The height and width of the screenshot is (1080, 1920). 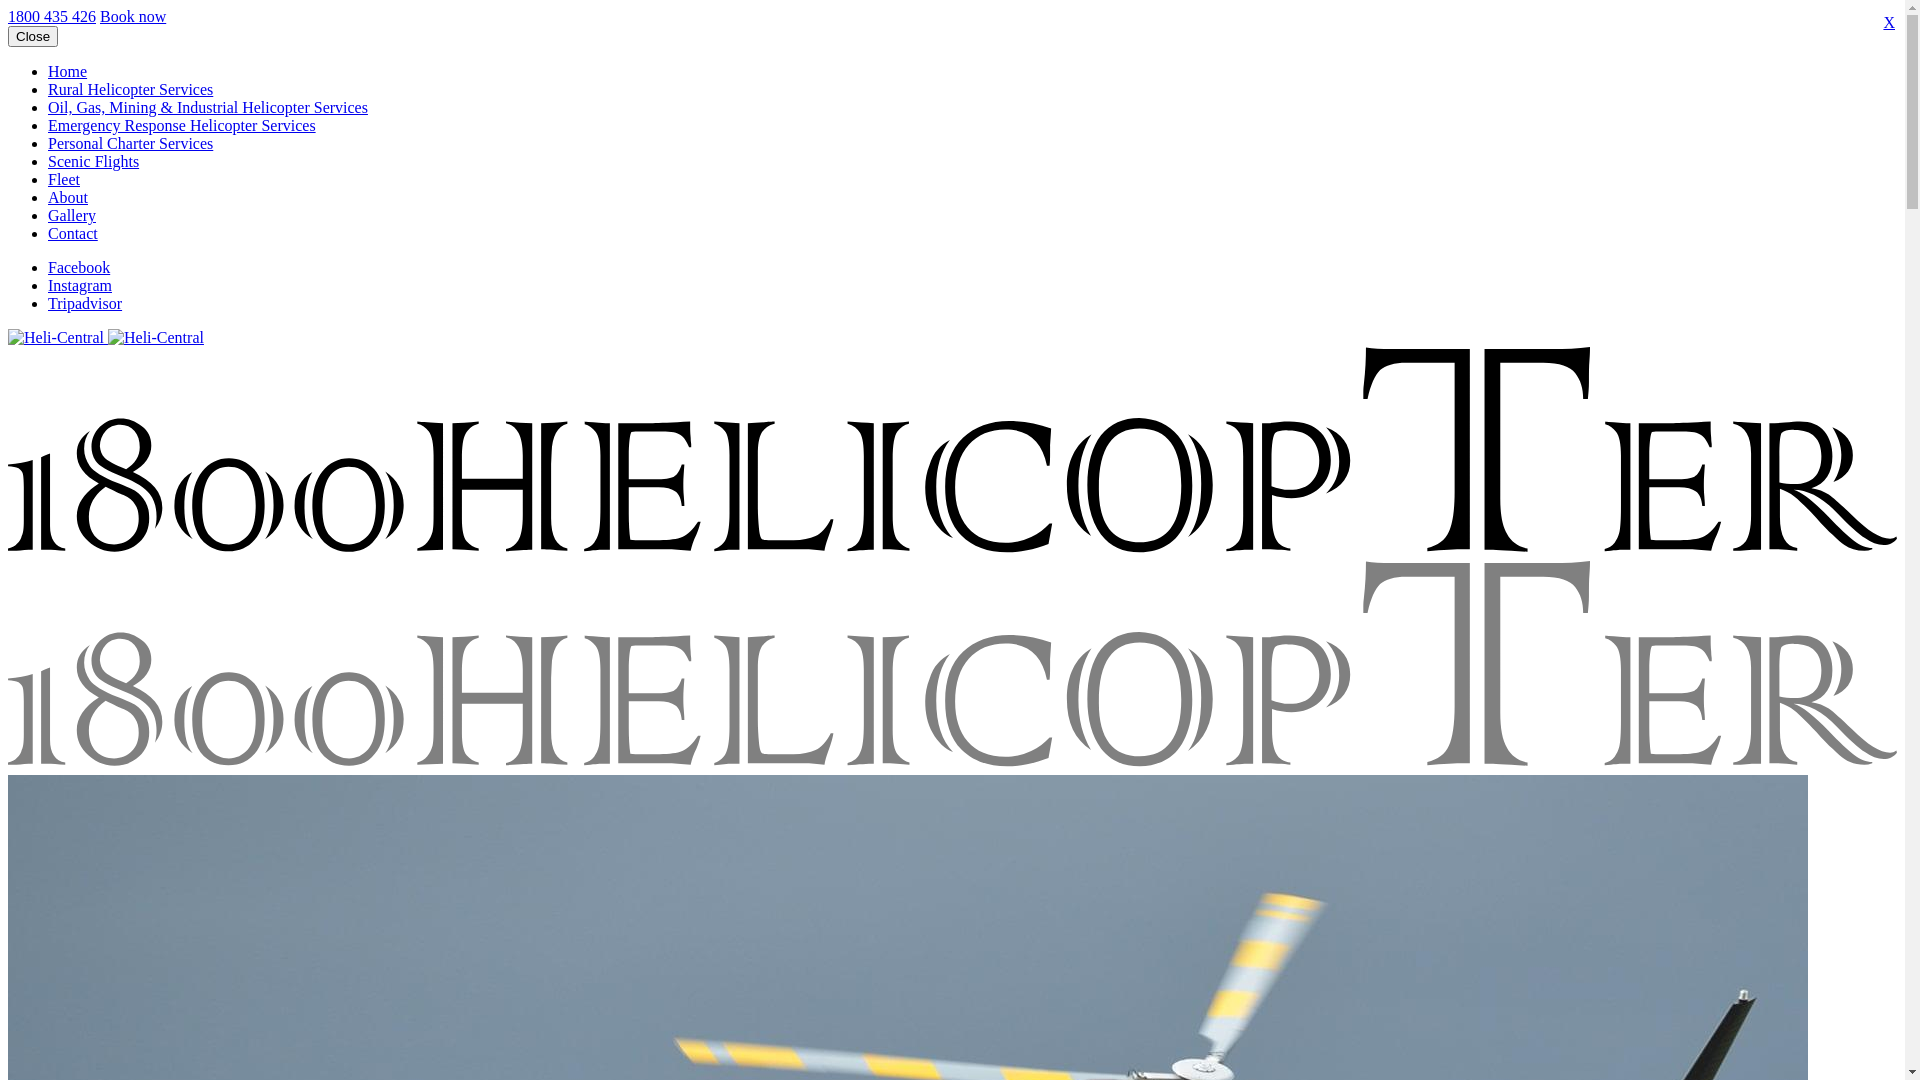 I want to click on 'Gallery', so click(x=48, y=215).